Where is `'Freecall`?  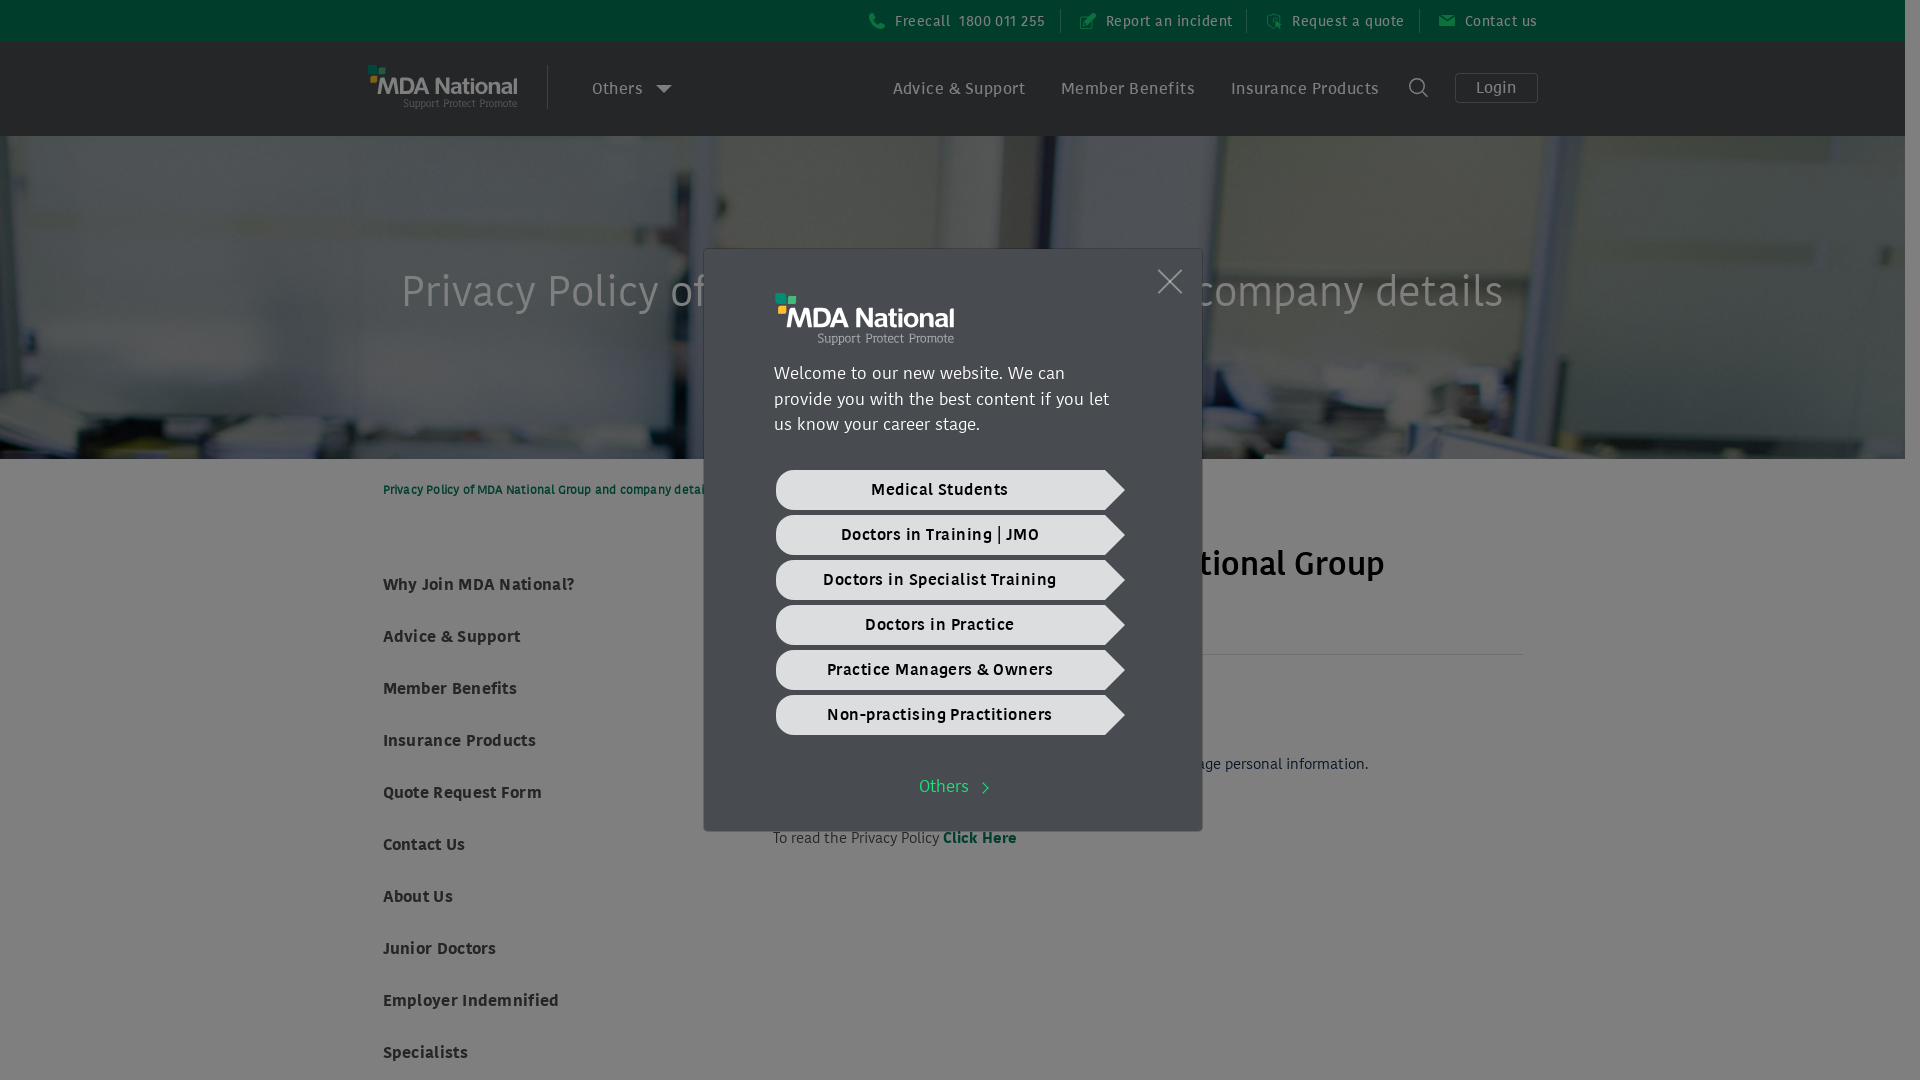 'Freecall is located at coordinates (947, 20).